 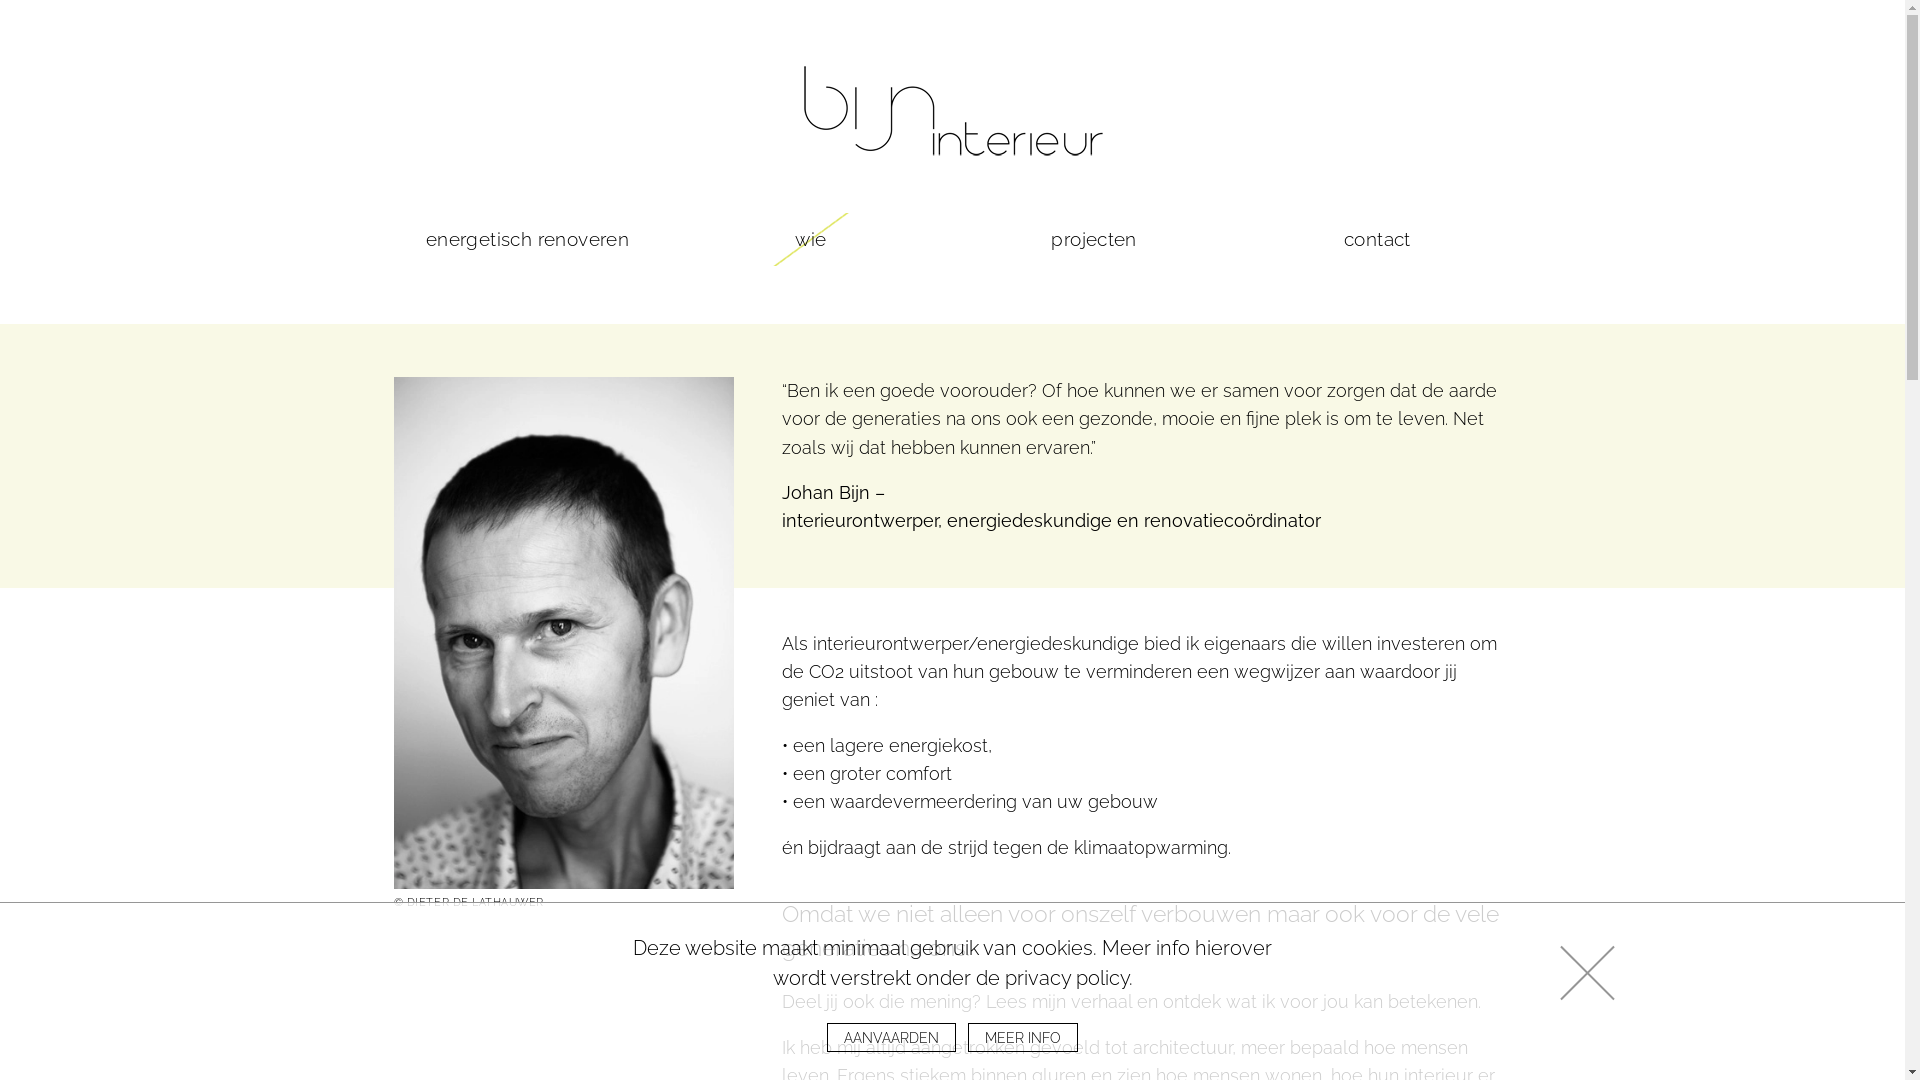 I want to click on 'Home', so click(x=950, y=110).